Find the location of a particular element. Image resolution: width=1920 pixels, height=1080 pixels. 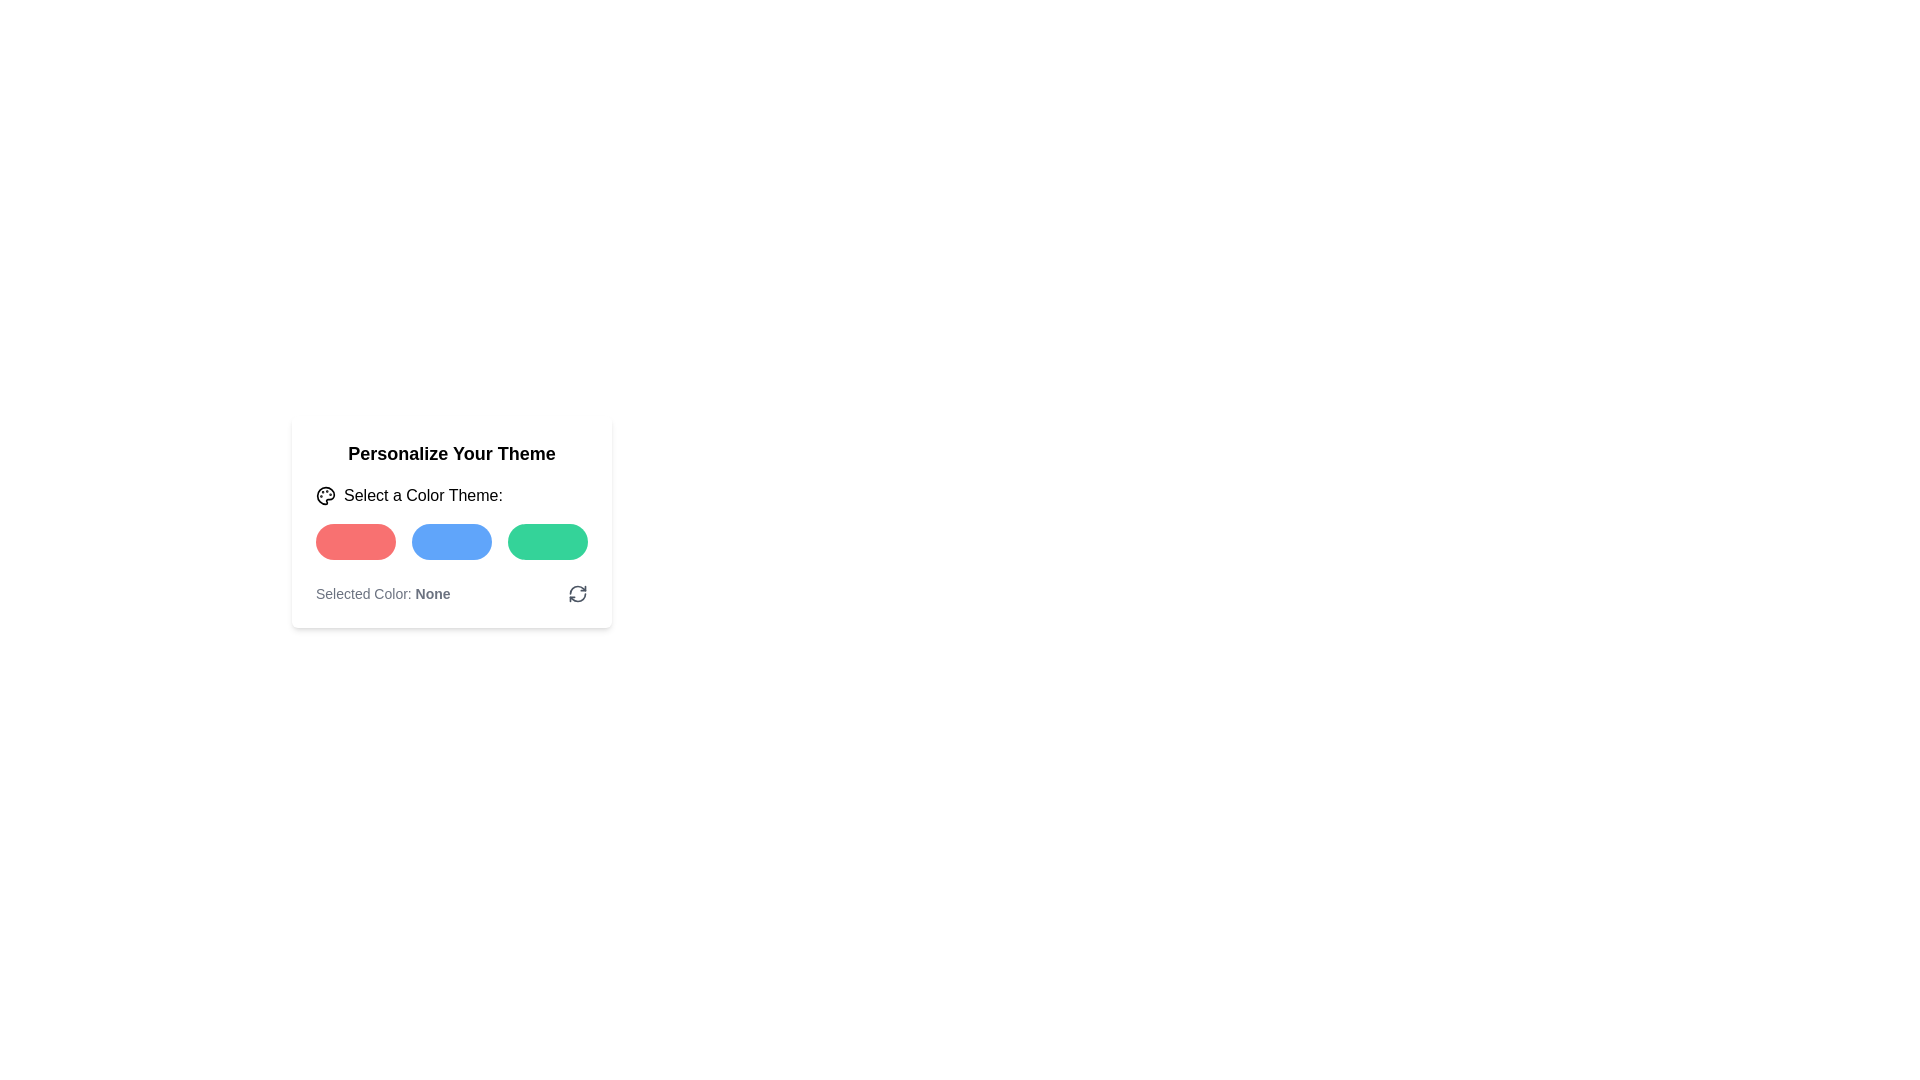

the group of selectable buttons for color theme personalization, which includes red, blue, and green buttons is located at coordinates (450, 542).